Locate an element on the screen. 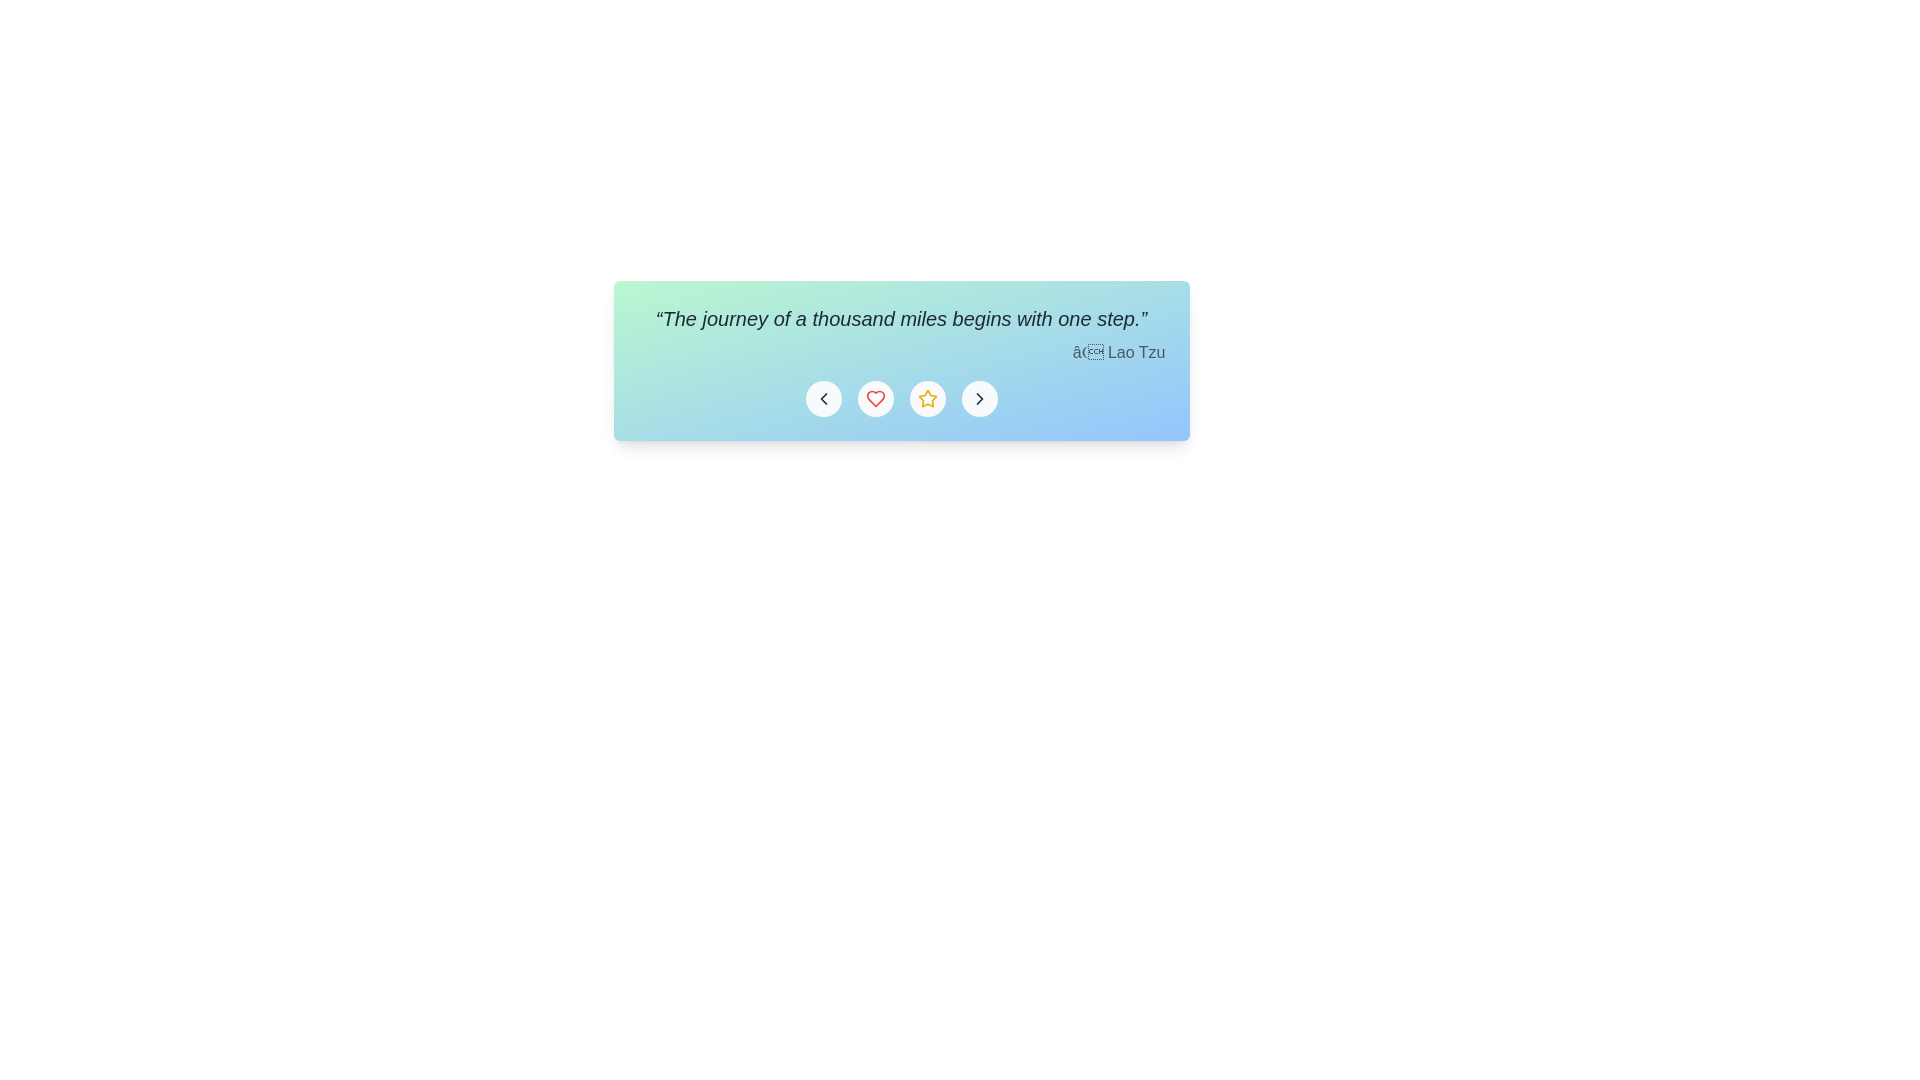 Image resolution: width=1920 pixels, height=1080 pixels. the heart-shaped icon within the button is located at coordinates (875, 398).